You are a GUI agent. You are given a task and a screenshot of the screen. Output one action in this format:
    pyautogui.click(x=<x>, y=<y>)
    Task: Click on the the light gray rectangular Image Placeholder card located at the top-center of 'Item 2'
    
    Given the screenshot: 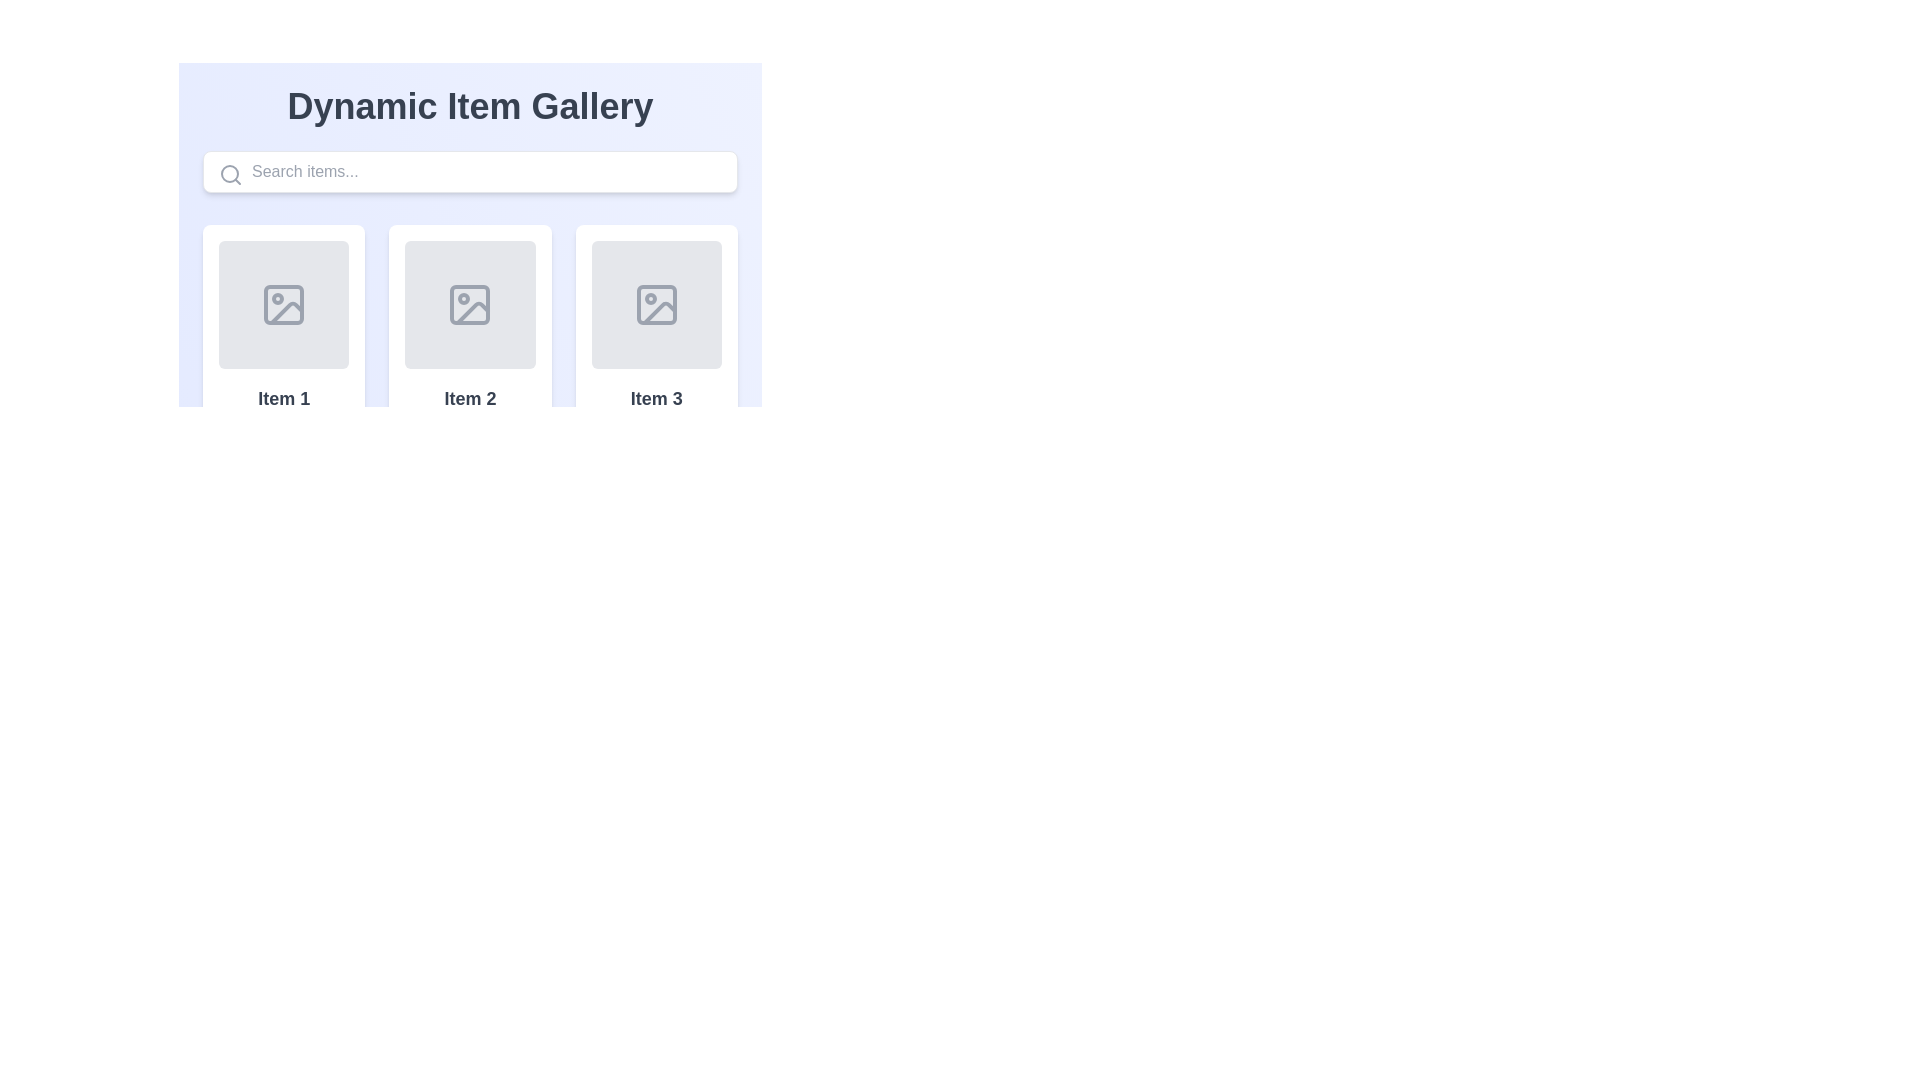 What is the action you would take?
    pyautogui.click(x=469, y=304)
    